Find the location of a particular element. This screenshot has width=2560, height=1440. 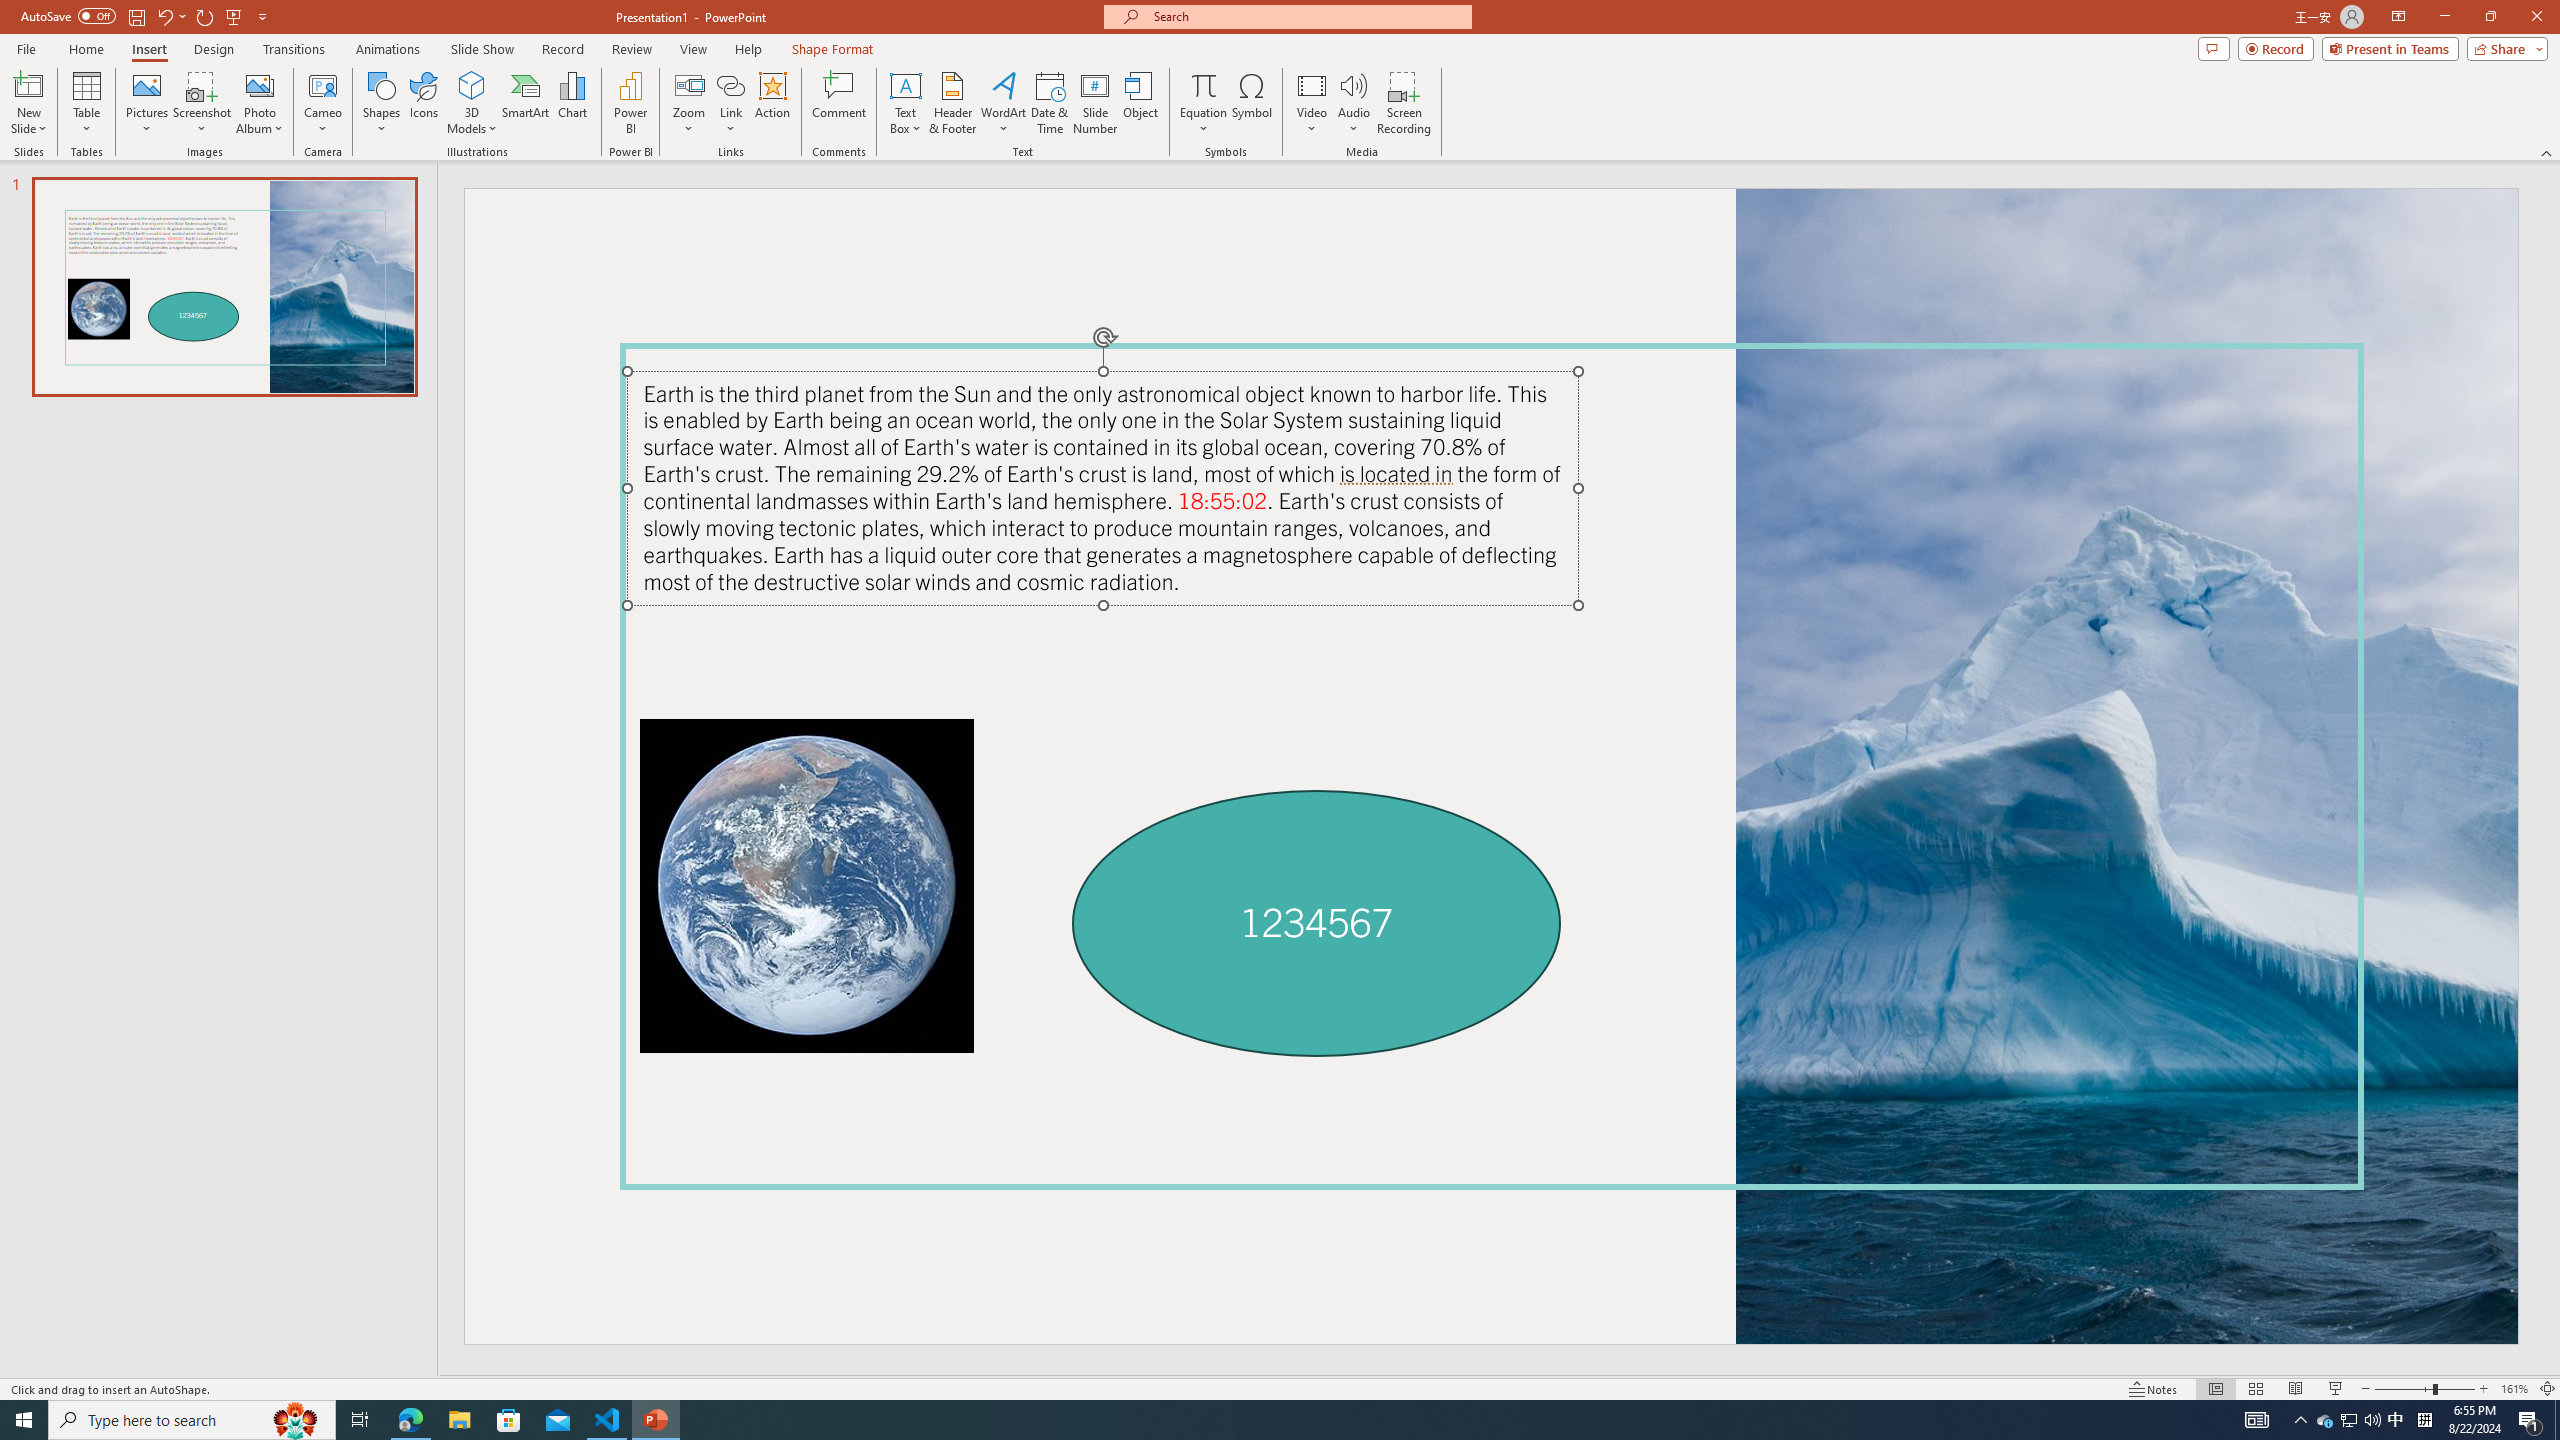

'Action' is located at coordinates (773, 103).